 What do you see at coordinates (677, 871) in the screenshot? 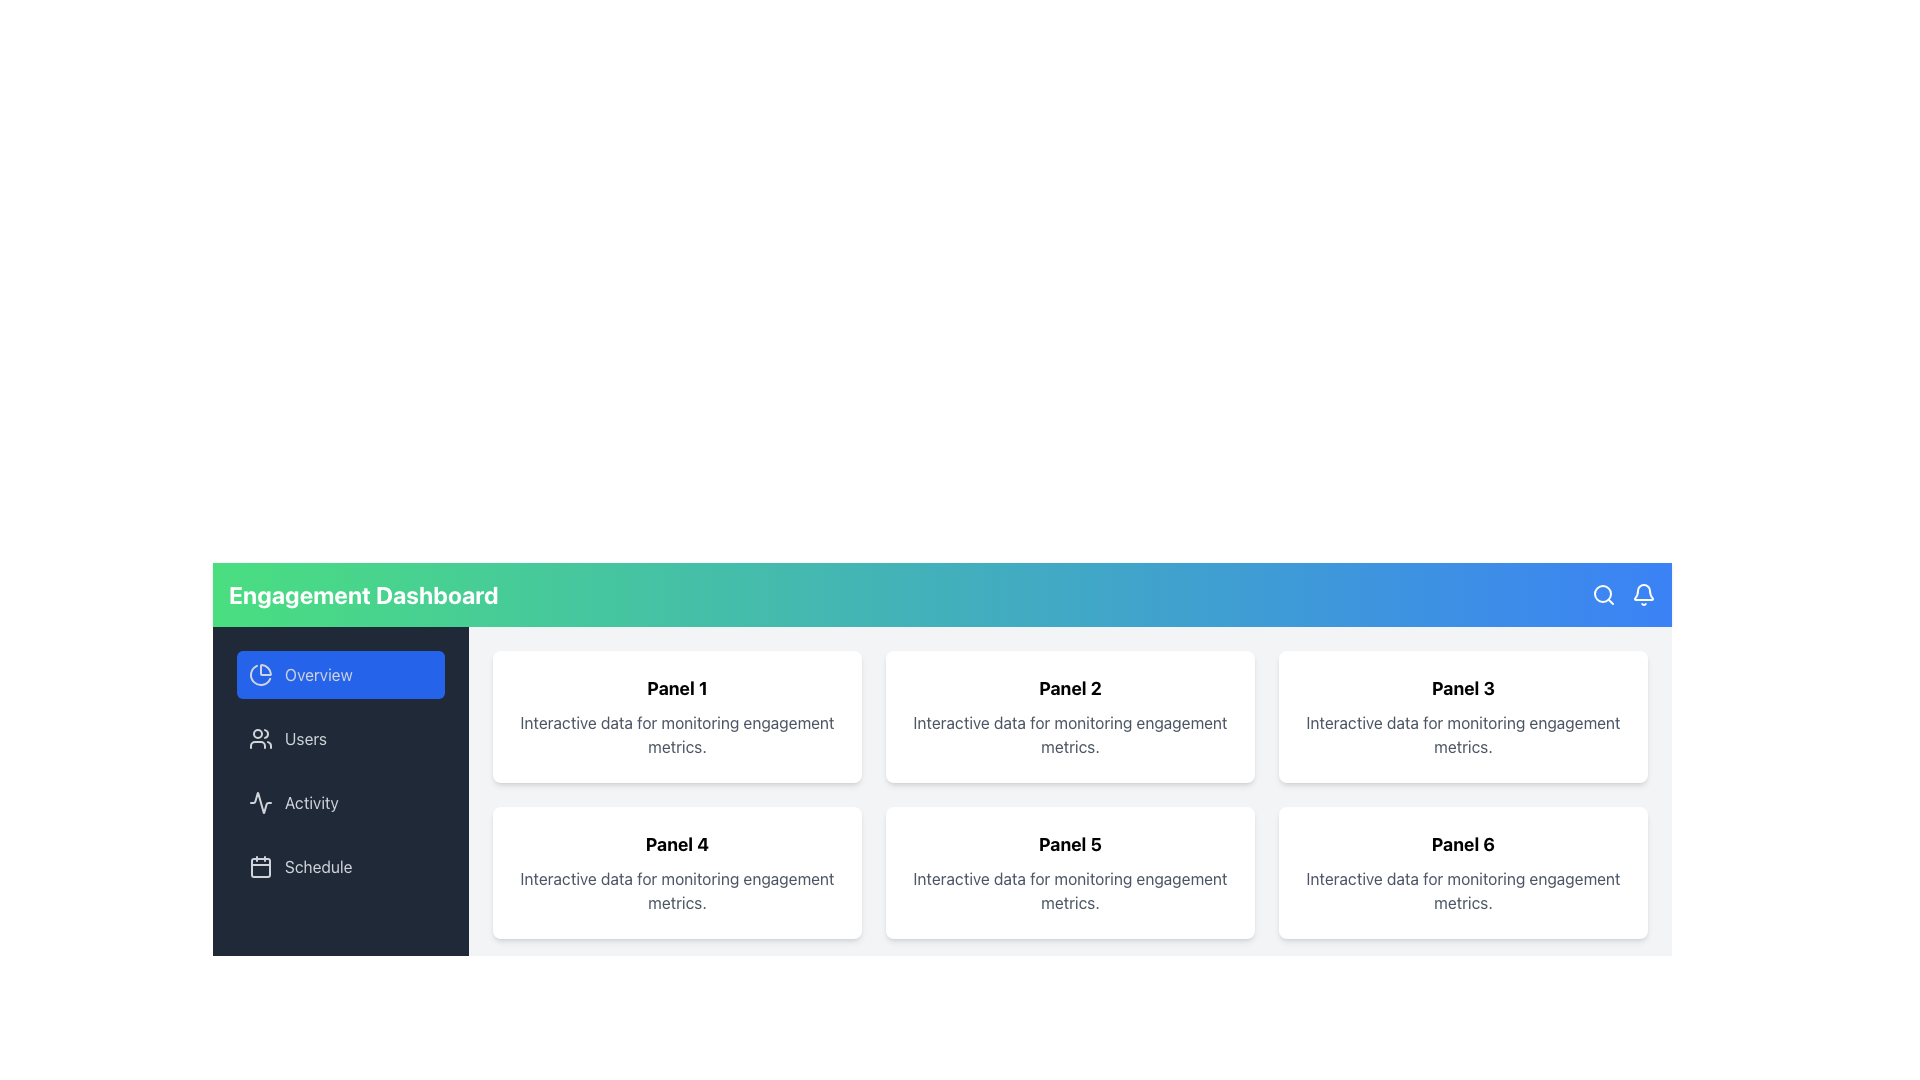
I see `the information displayed in the Informational Panel titled 'Panel 4', which contains engagement metrics data` at bounding box center [677, 871].